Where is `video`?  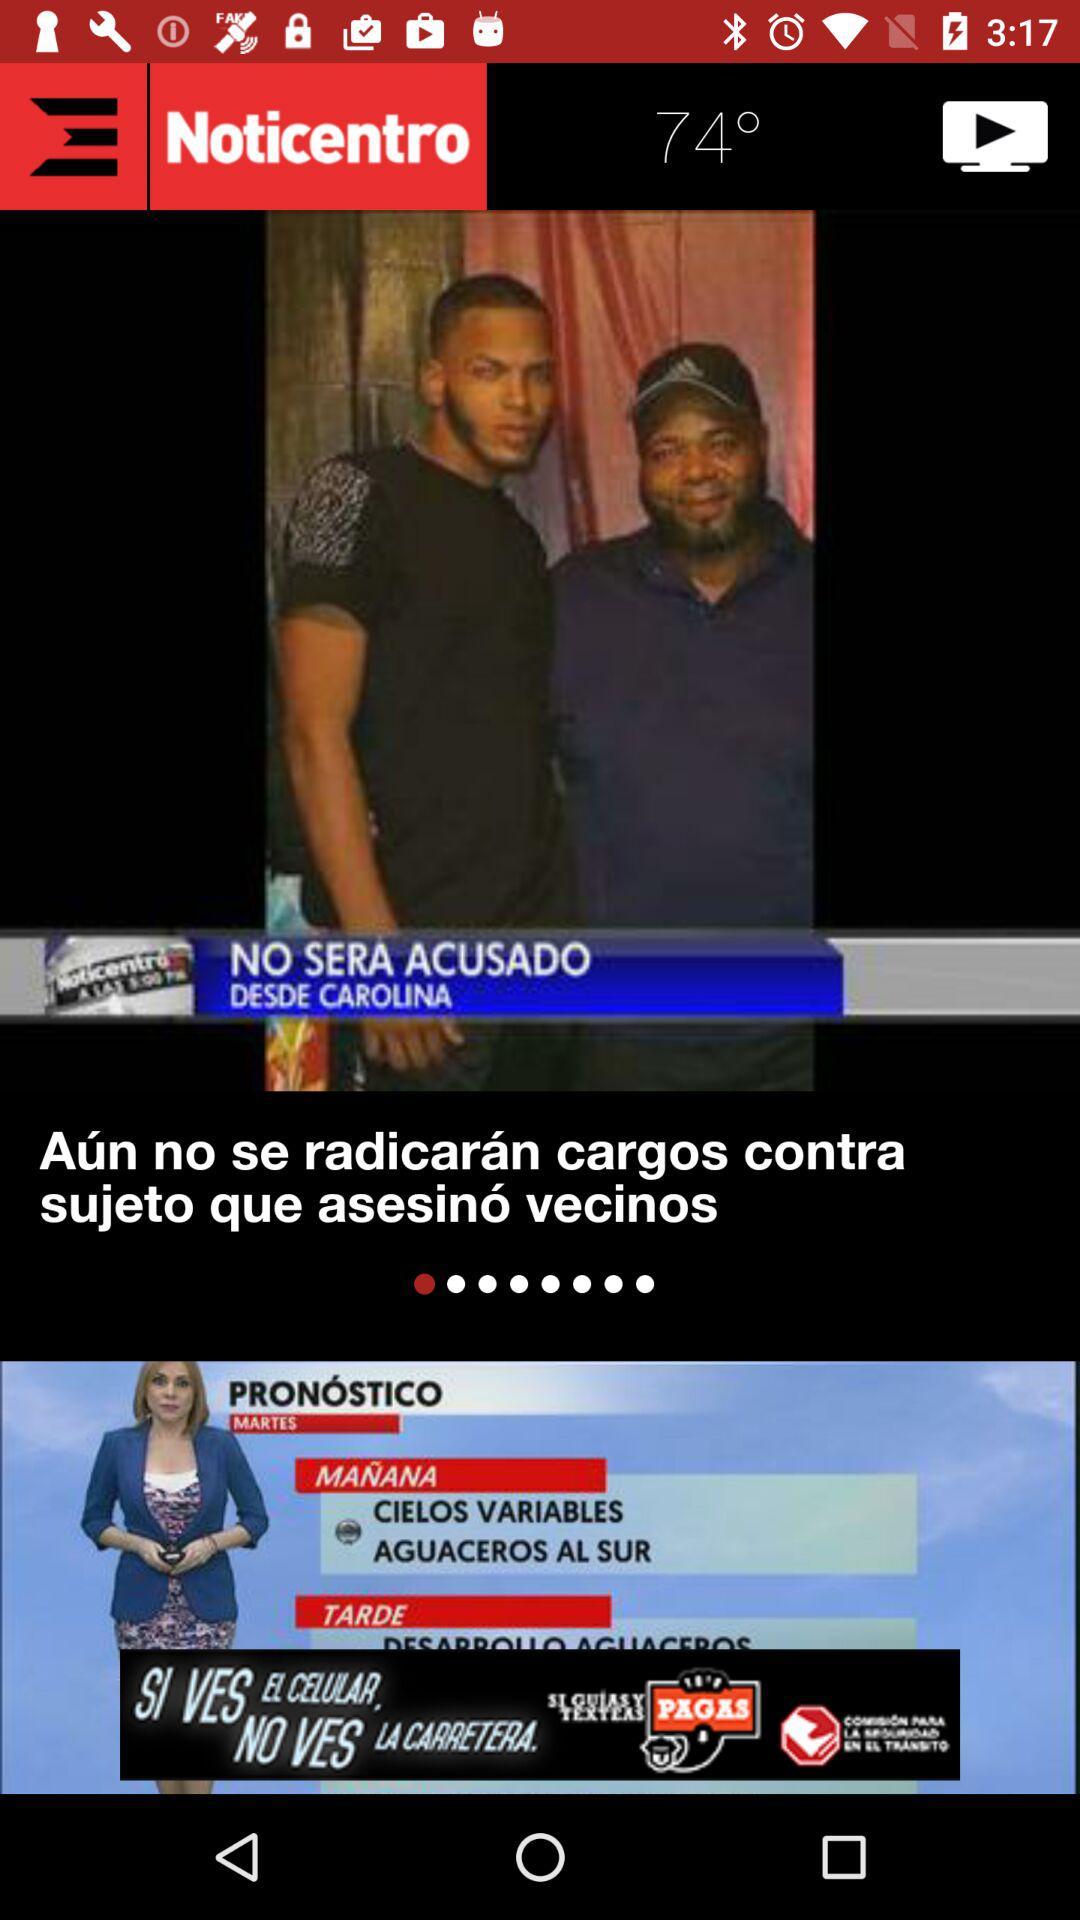
video is located at coordinates (995, 135).